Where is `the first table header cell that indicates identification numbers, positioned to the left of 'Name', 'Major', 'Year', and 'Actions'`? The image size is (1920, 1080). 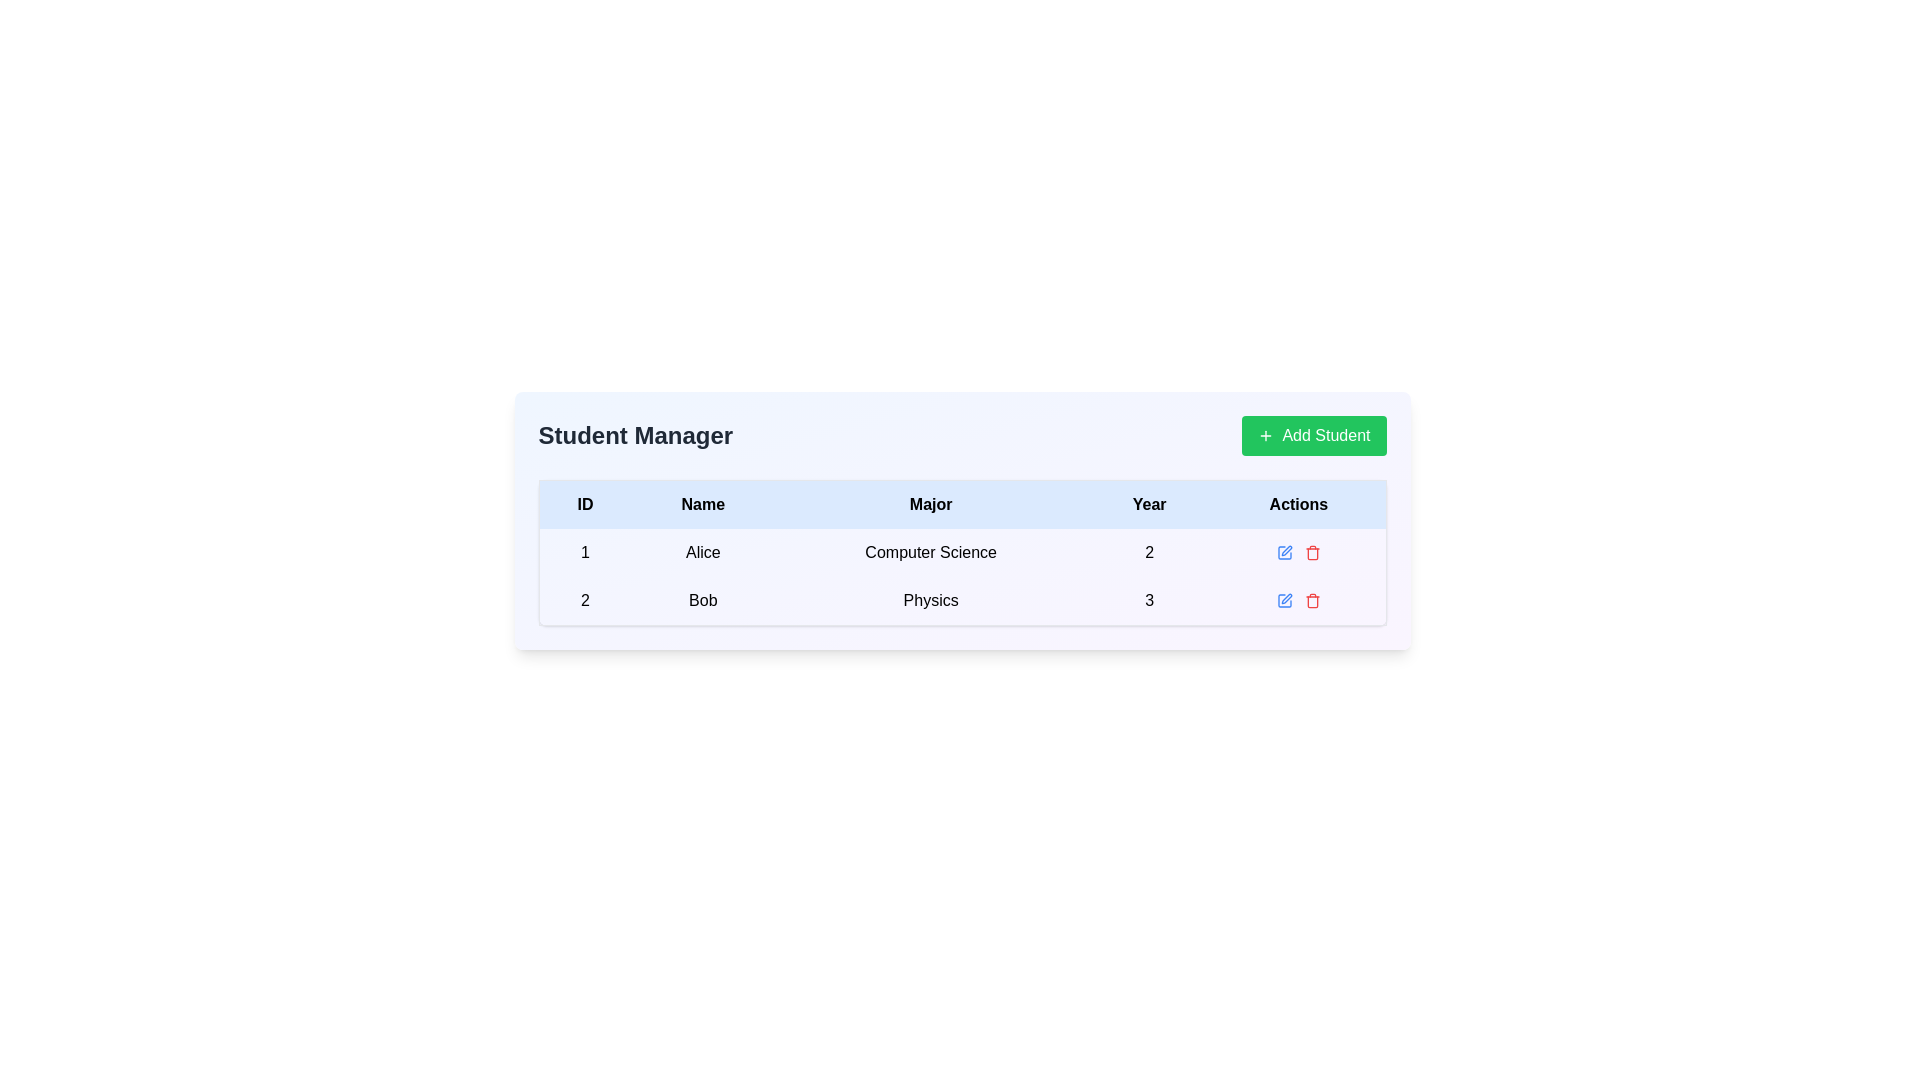
the first table header cell that indicates identification numbers, positioned to the left of 'Name', 'Major', 'Year', and 'Actions' is located at coordinates (584, 503).